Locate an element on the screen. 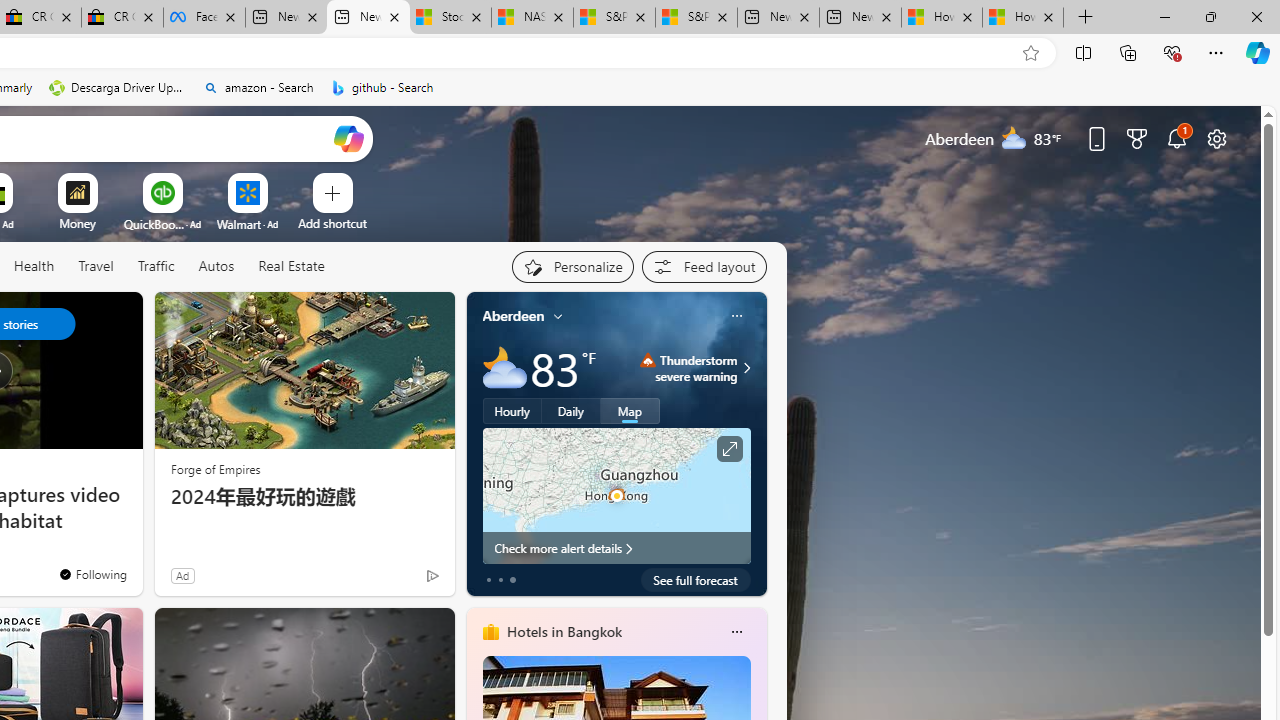 The width and height of the screenshot is (1280, 720). 'Autos' is located at coordinates (216, 265).